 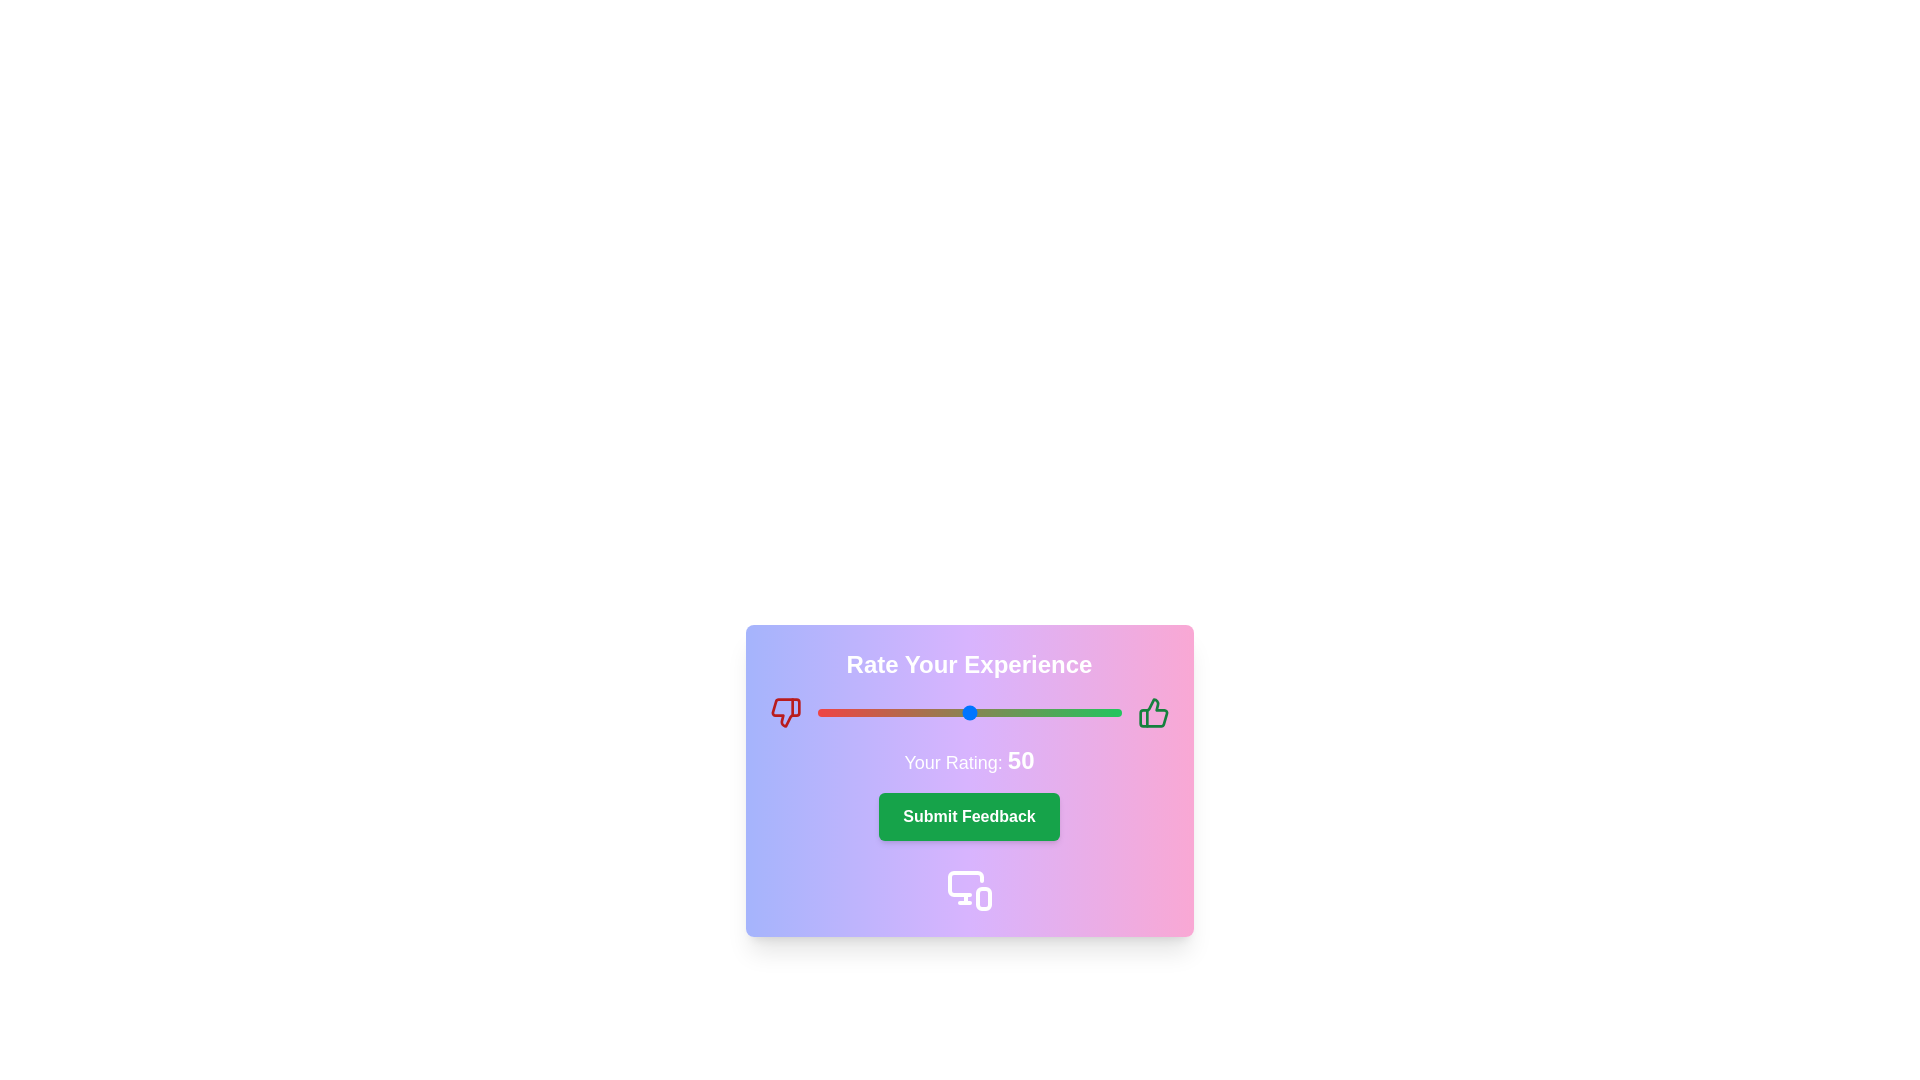 What do you see at coordinates (1012, 712) in the screenshot?
I see `the slider to a specific rating value, 64` at bounding box center [1012, 712].